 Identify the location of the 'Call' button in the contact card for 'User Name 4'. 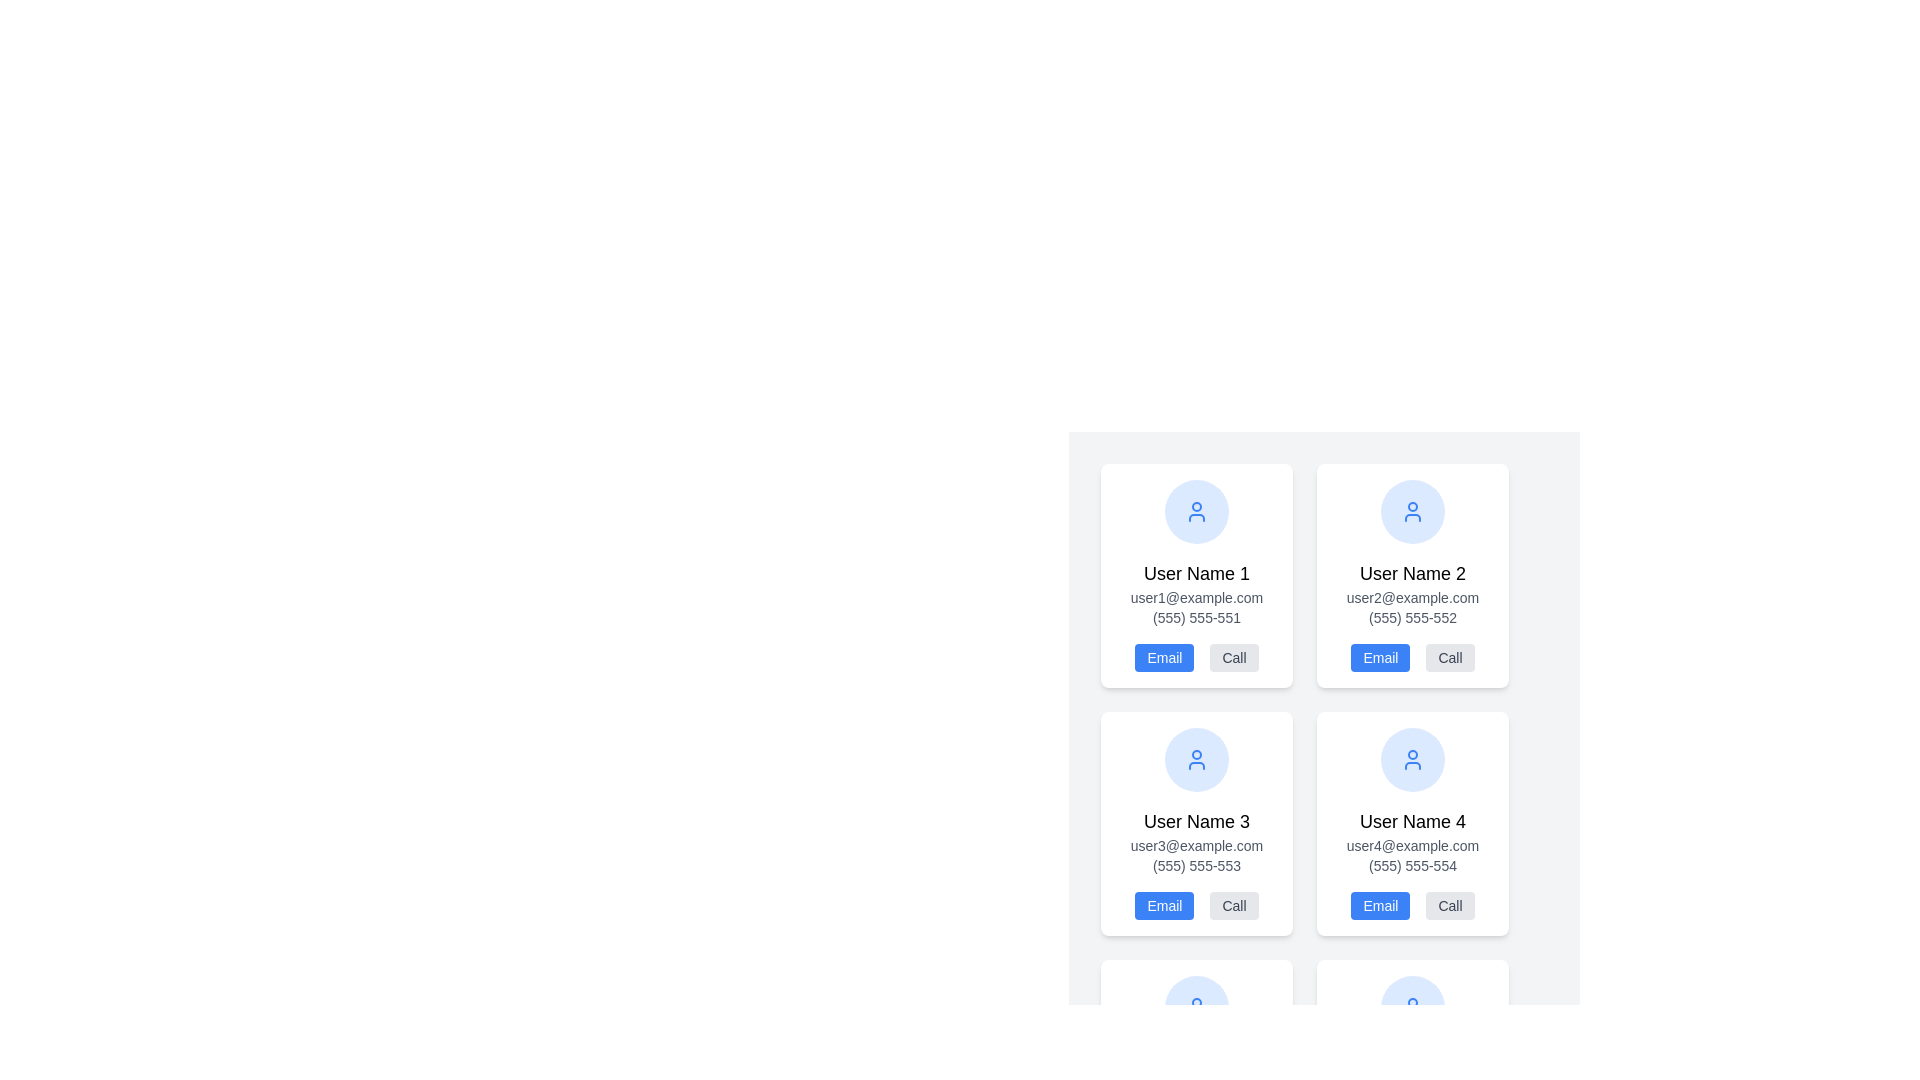
(1450, 906).